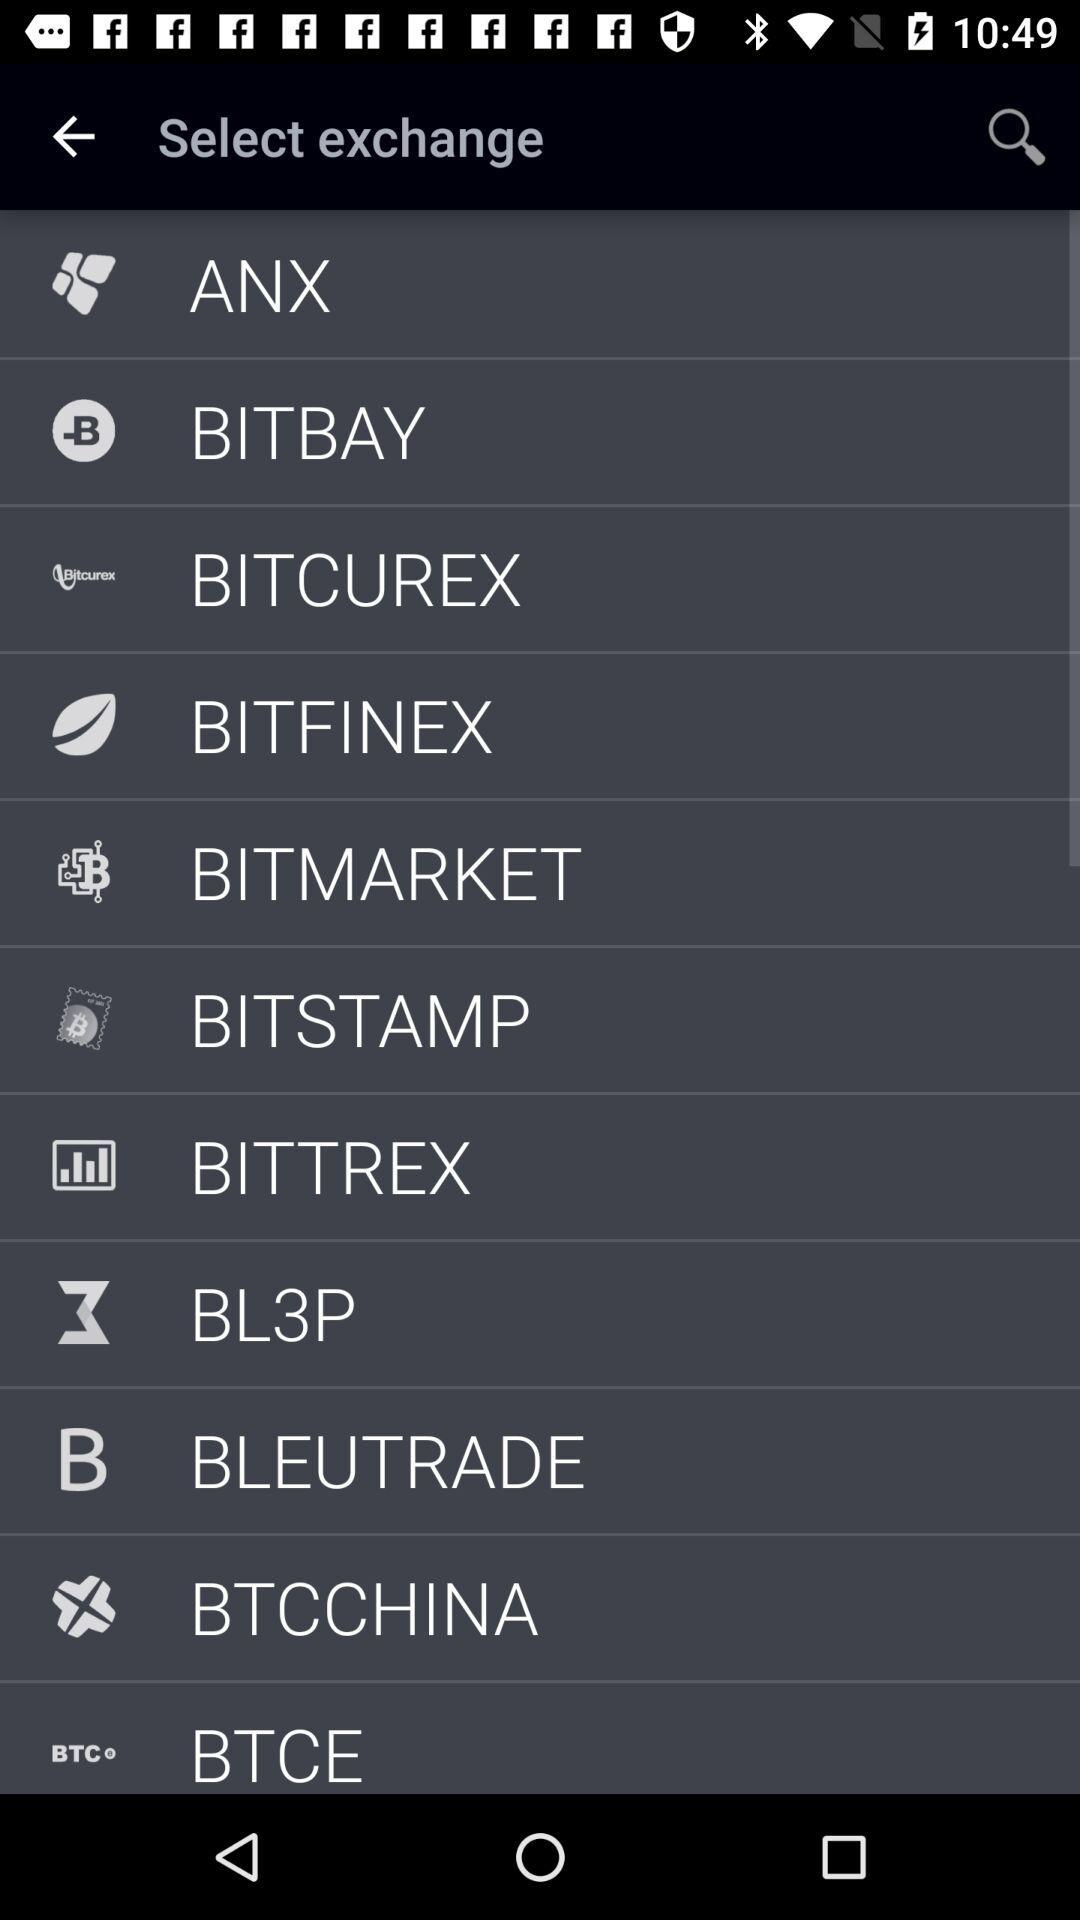  Describe the element at coordinates (1017, 135) in the screenshot. I see `the icon at the top right corner` at that location.